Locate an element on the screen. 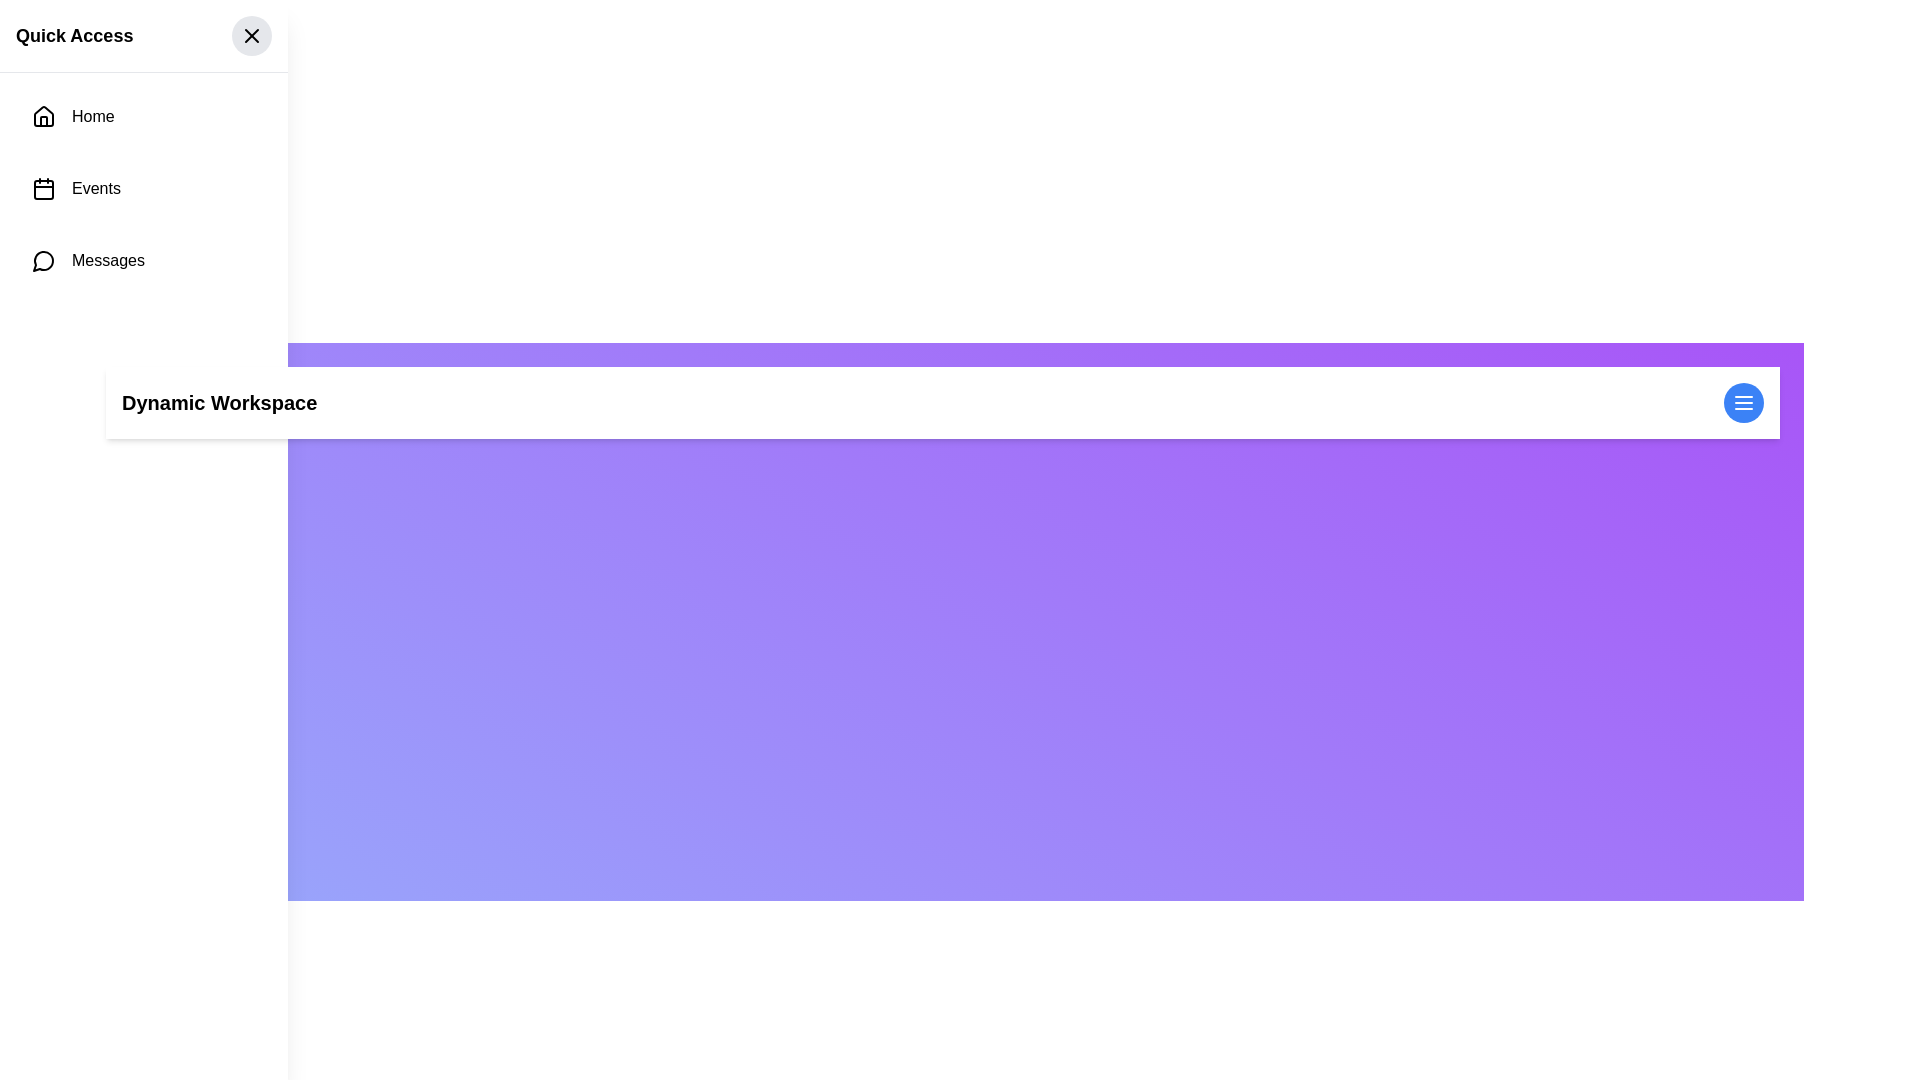 Image resolution: width=1920 pixels, height=1080 pixels. the Close button icon, which is a diagonal cross icon on a circular light gray background located in the top-right corner of the sidebar interface is located at coordinates (251, 35).